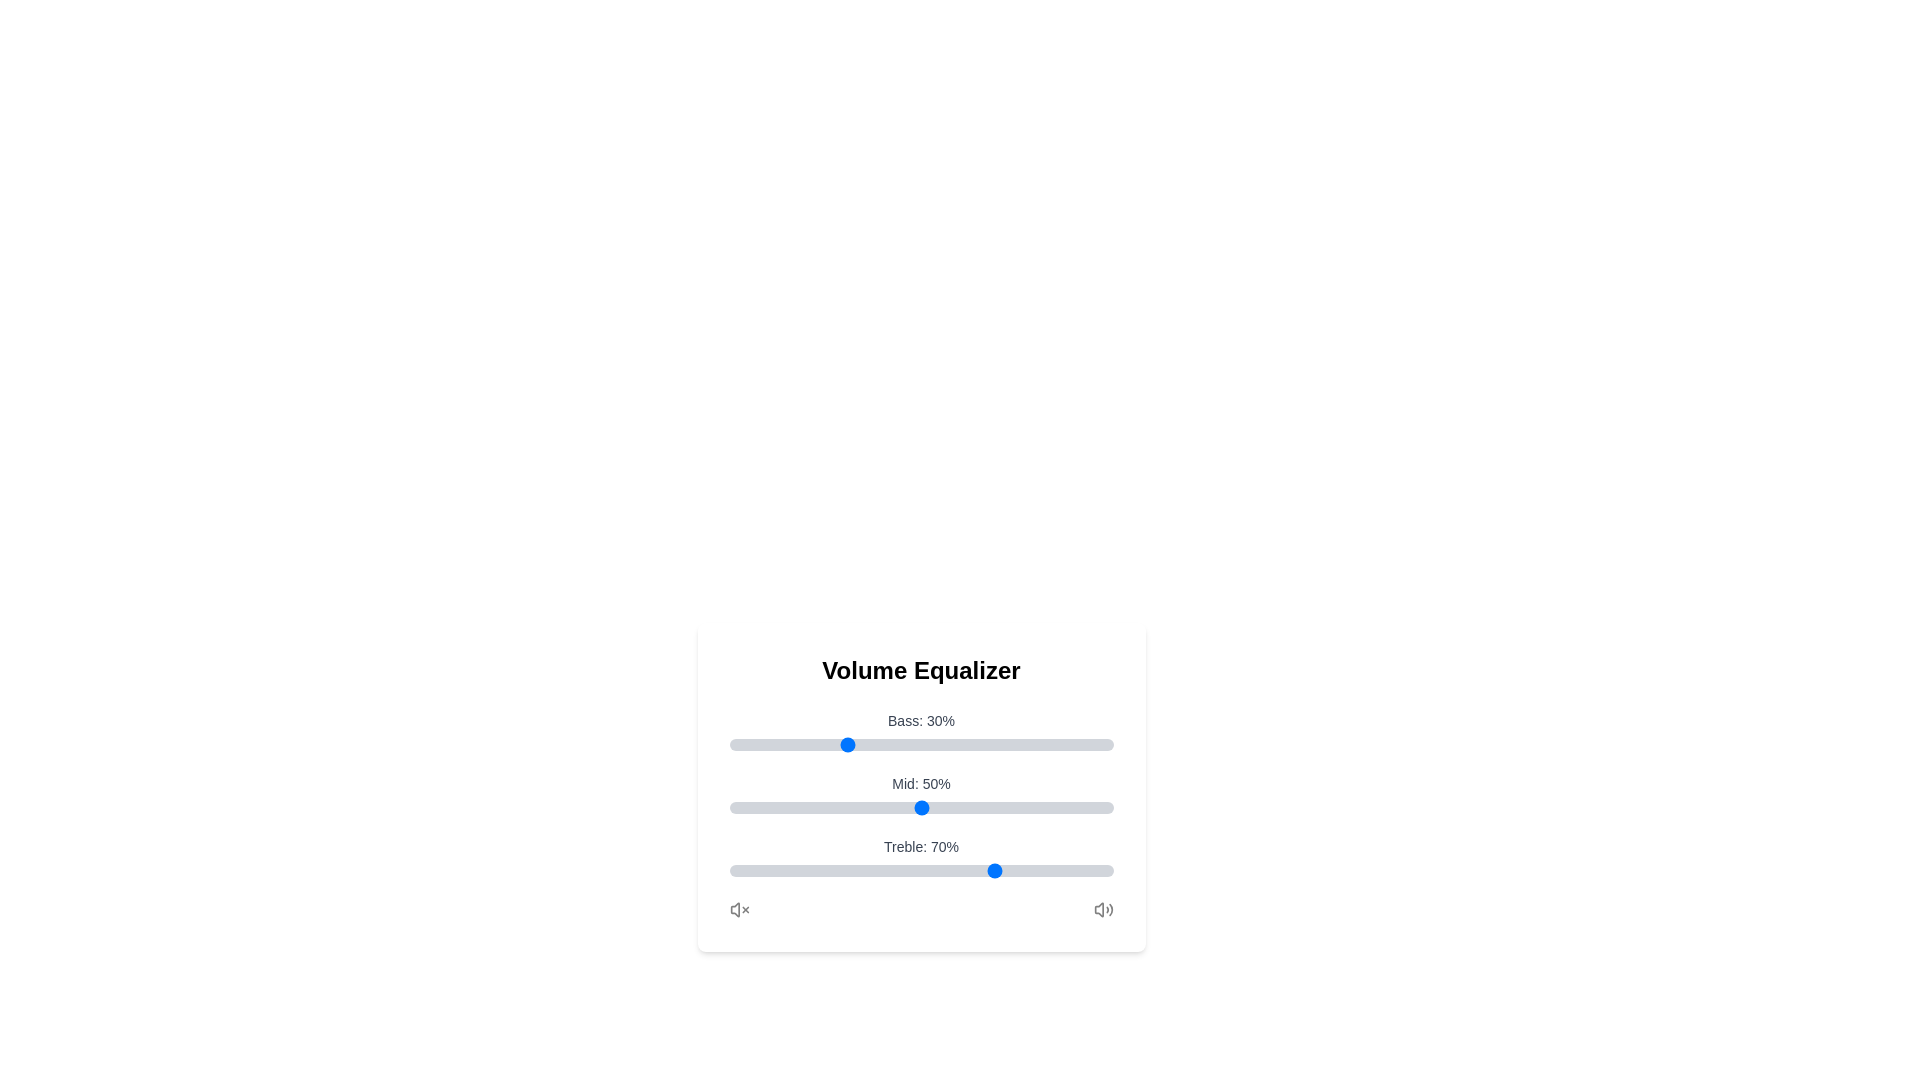 The width and height of the screenshot is (1920, 1080). I want to click on the mute icon to toggle its state, so click(738, 910).